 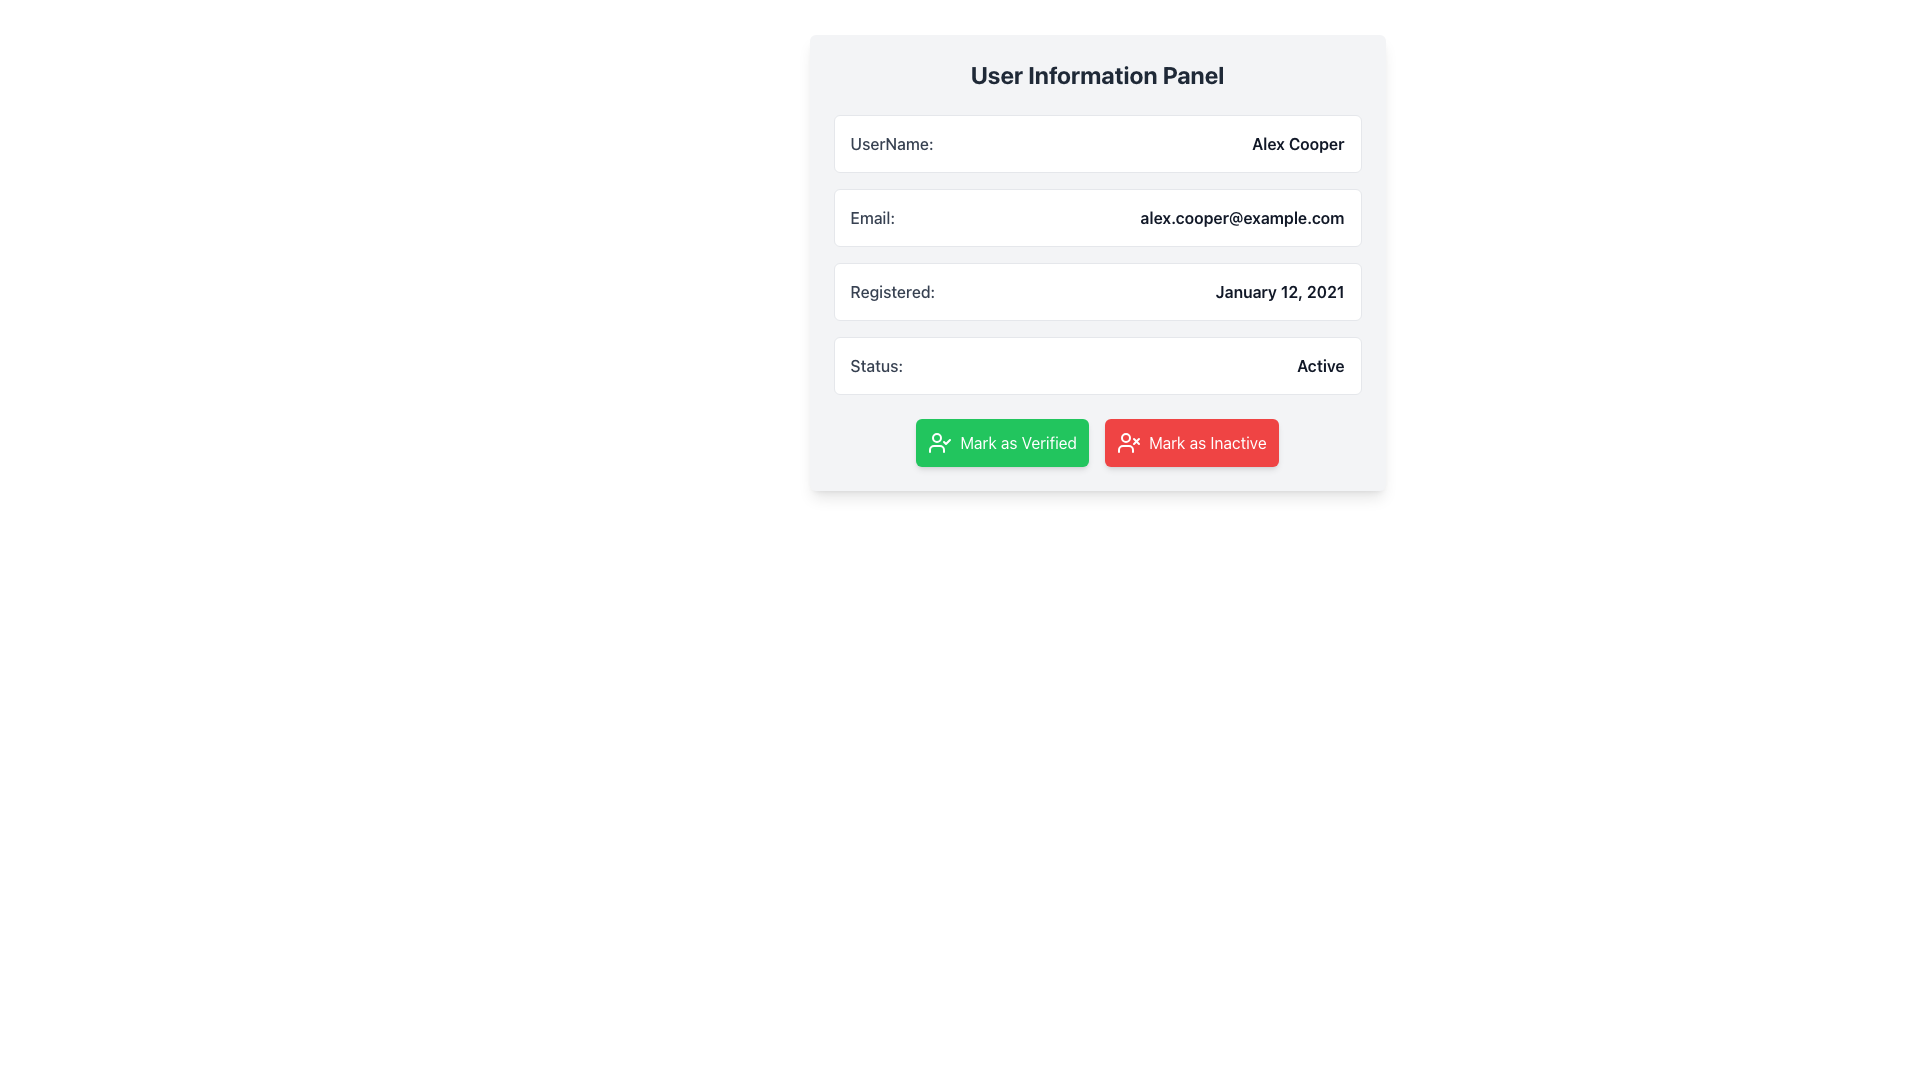 I want to click on the bold text label displaying the word 'Active' in black font, which is positioned to the right of the label 'Status:' within the user information panel, so click(x=1320, y=366).